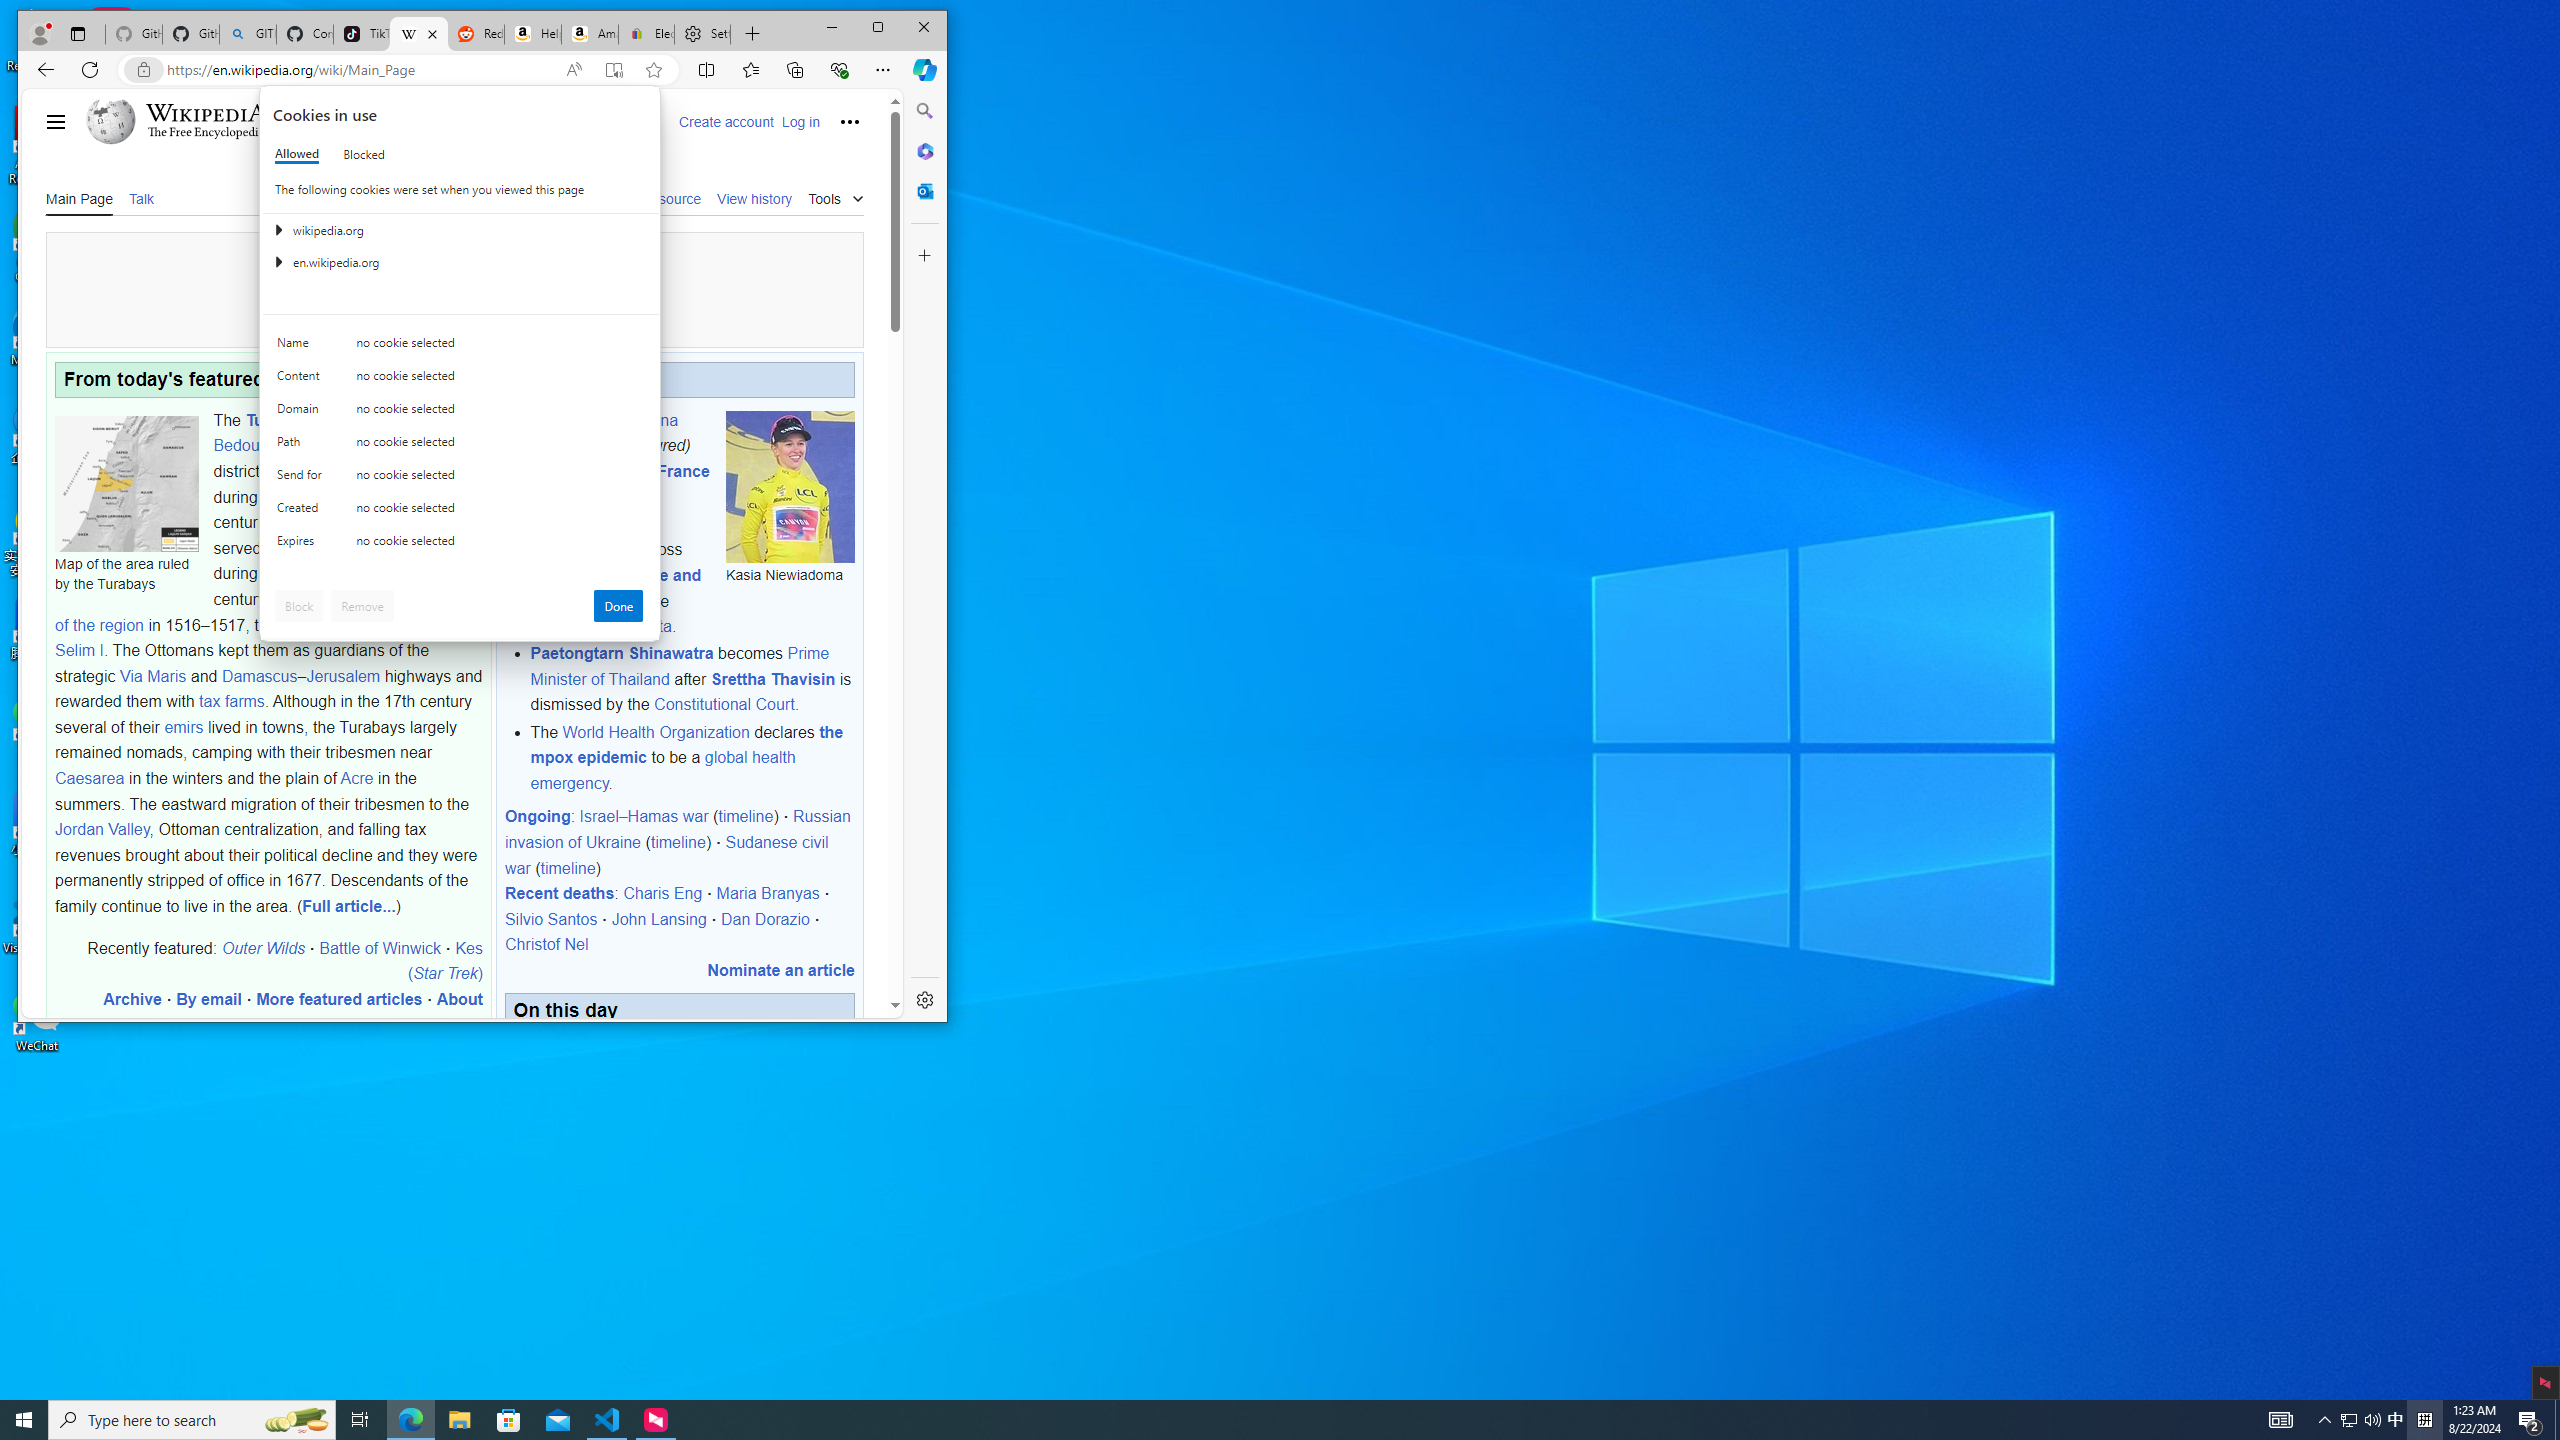 This screenshot has height=1440, width=2560. I want to click on 'Domain', so click(302, 413).